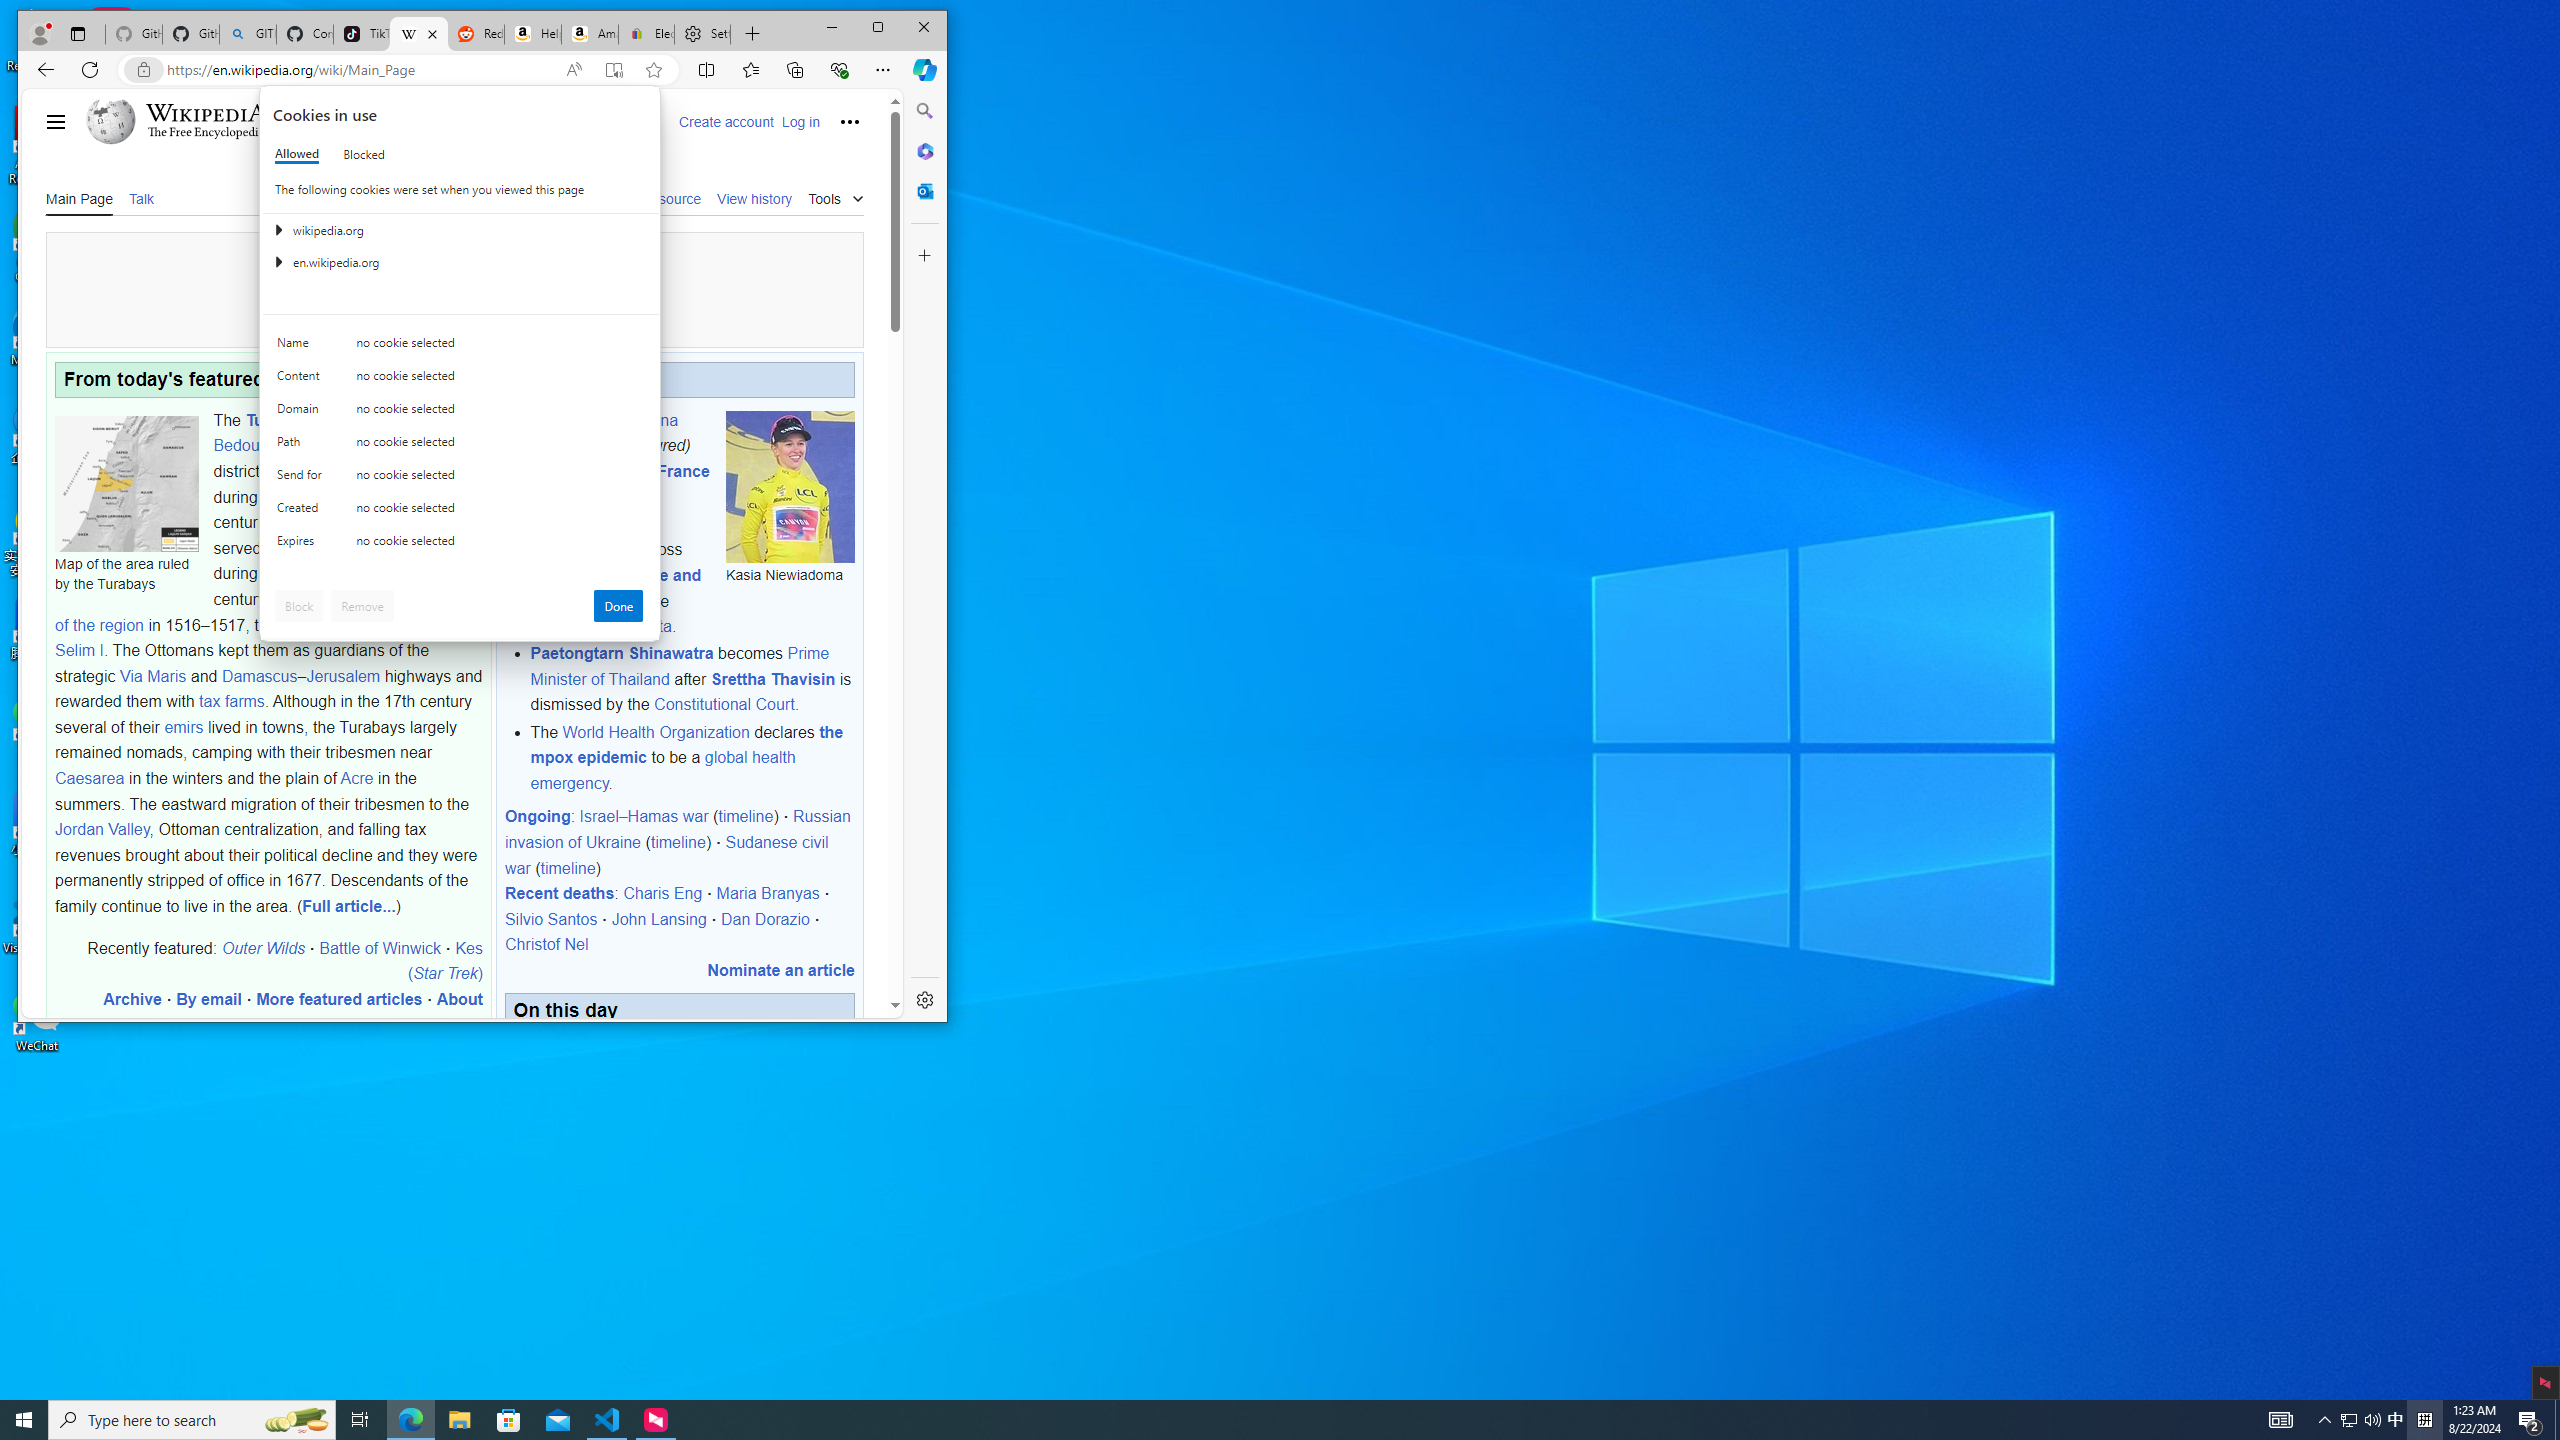 This screenshot has height=1440, width=2560. I want to click on 'Domain', so click(302, 413).